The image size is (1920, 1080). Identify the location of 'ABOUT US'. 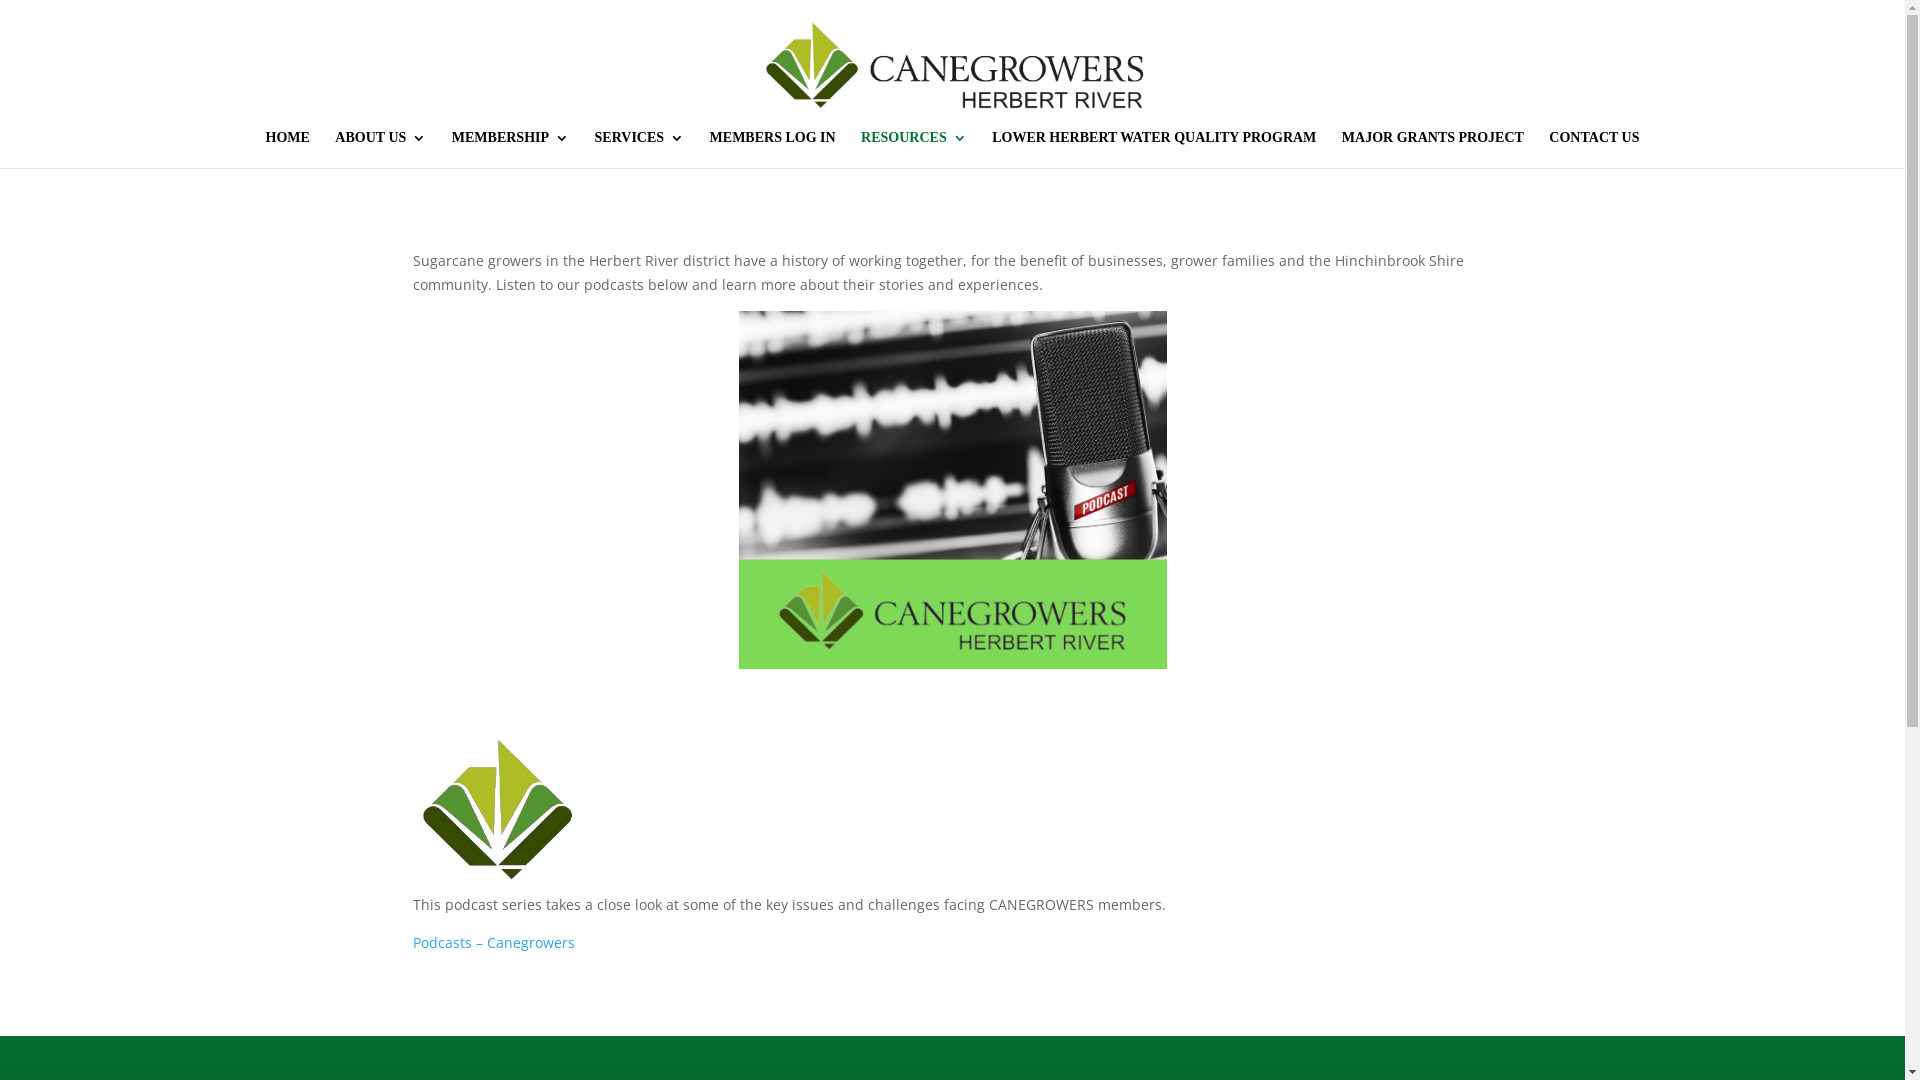
(335, 148).